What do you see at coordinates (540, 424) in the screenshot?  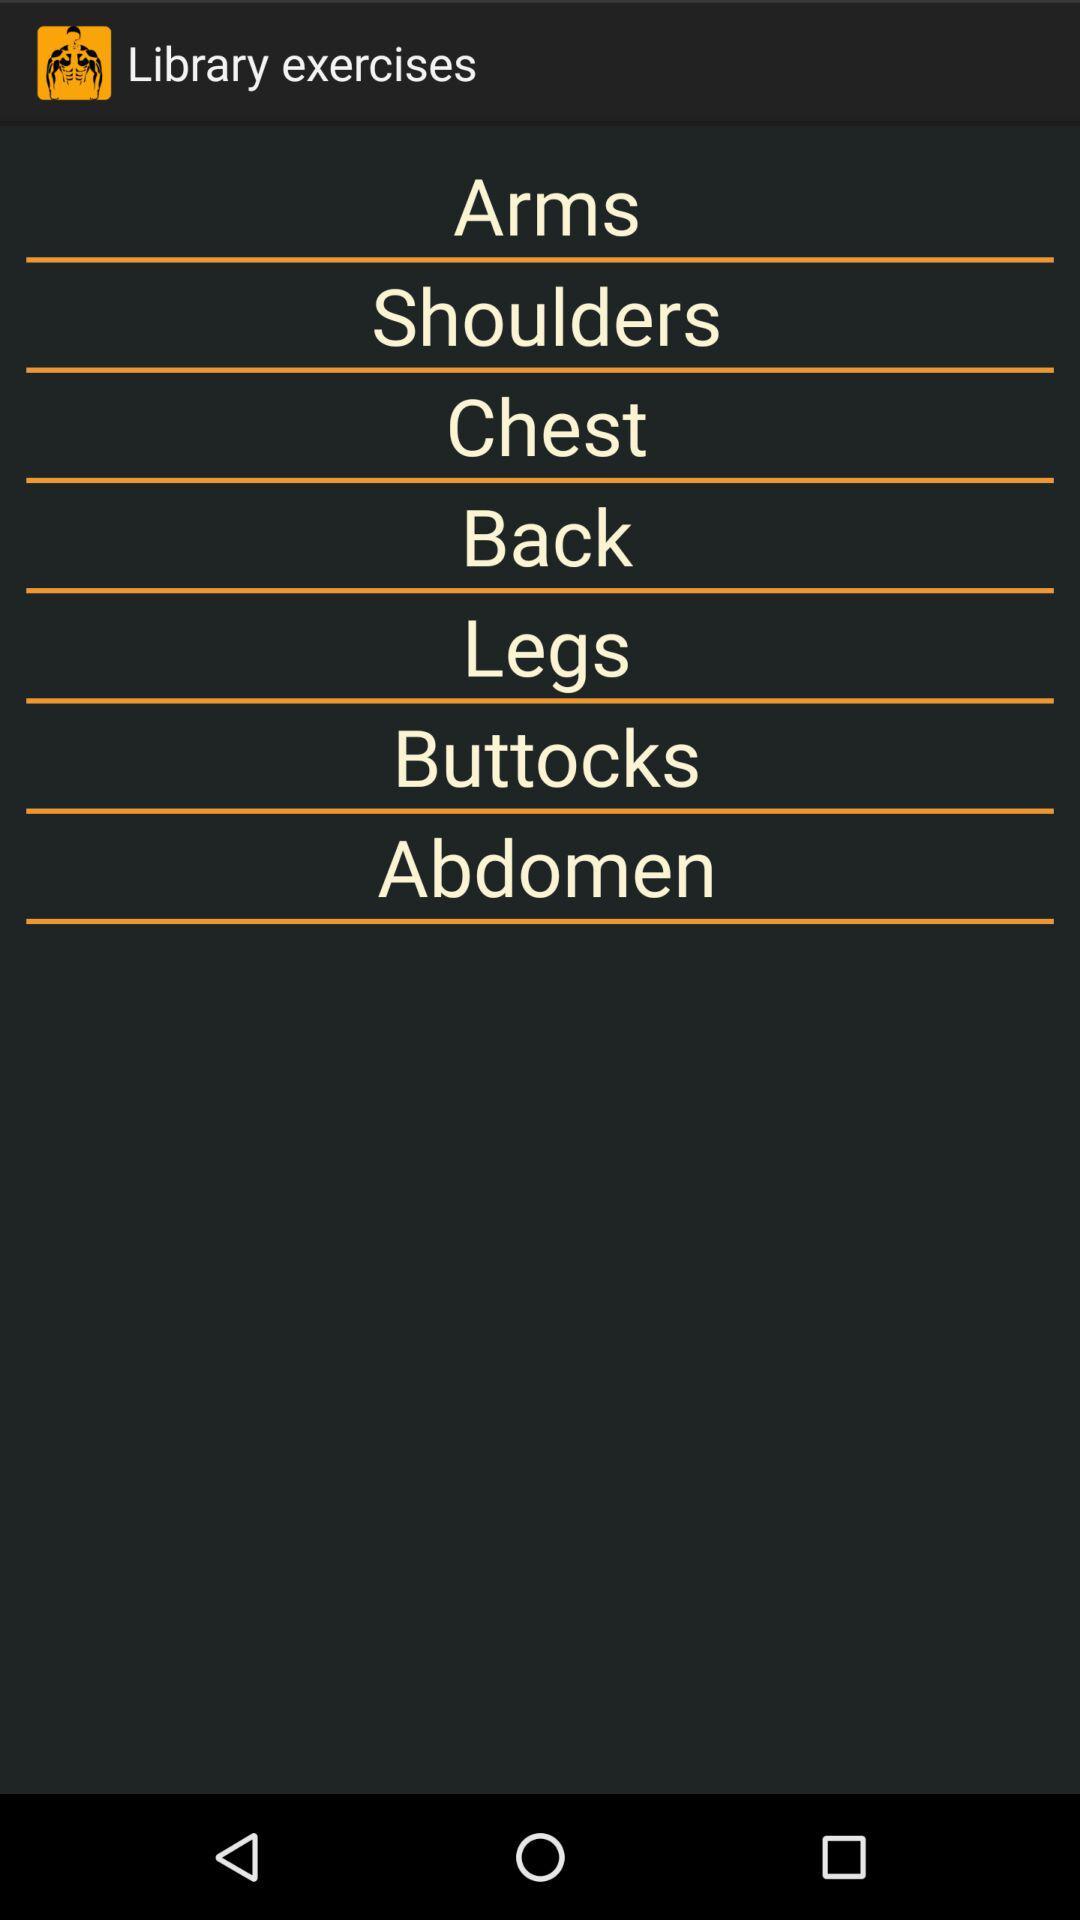 I see `the chest app` at bounding box center [540, 424].